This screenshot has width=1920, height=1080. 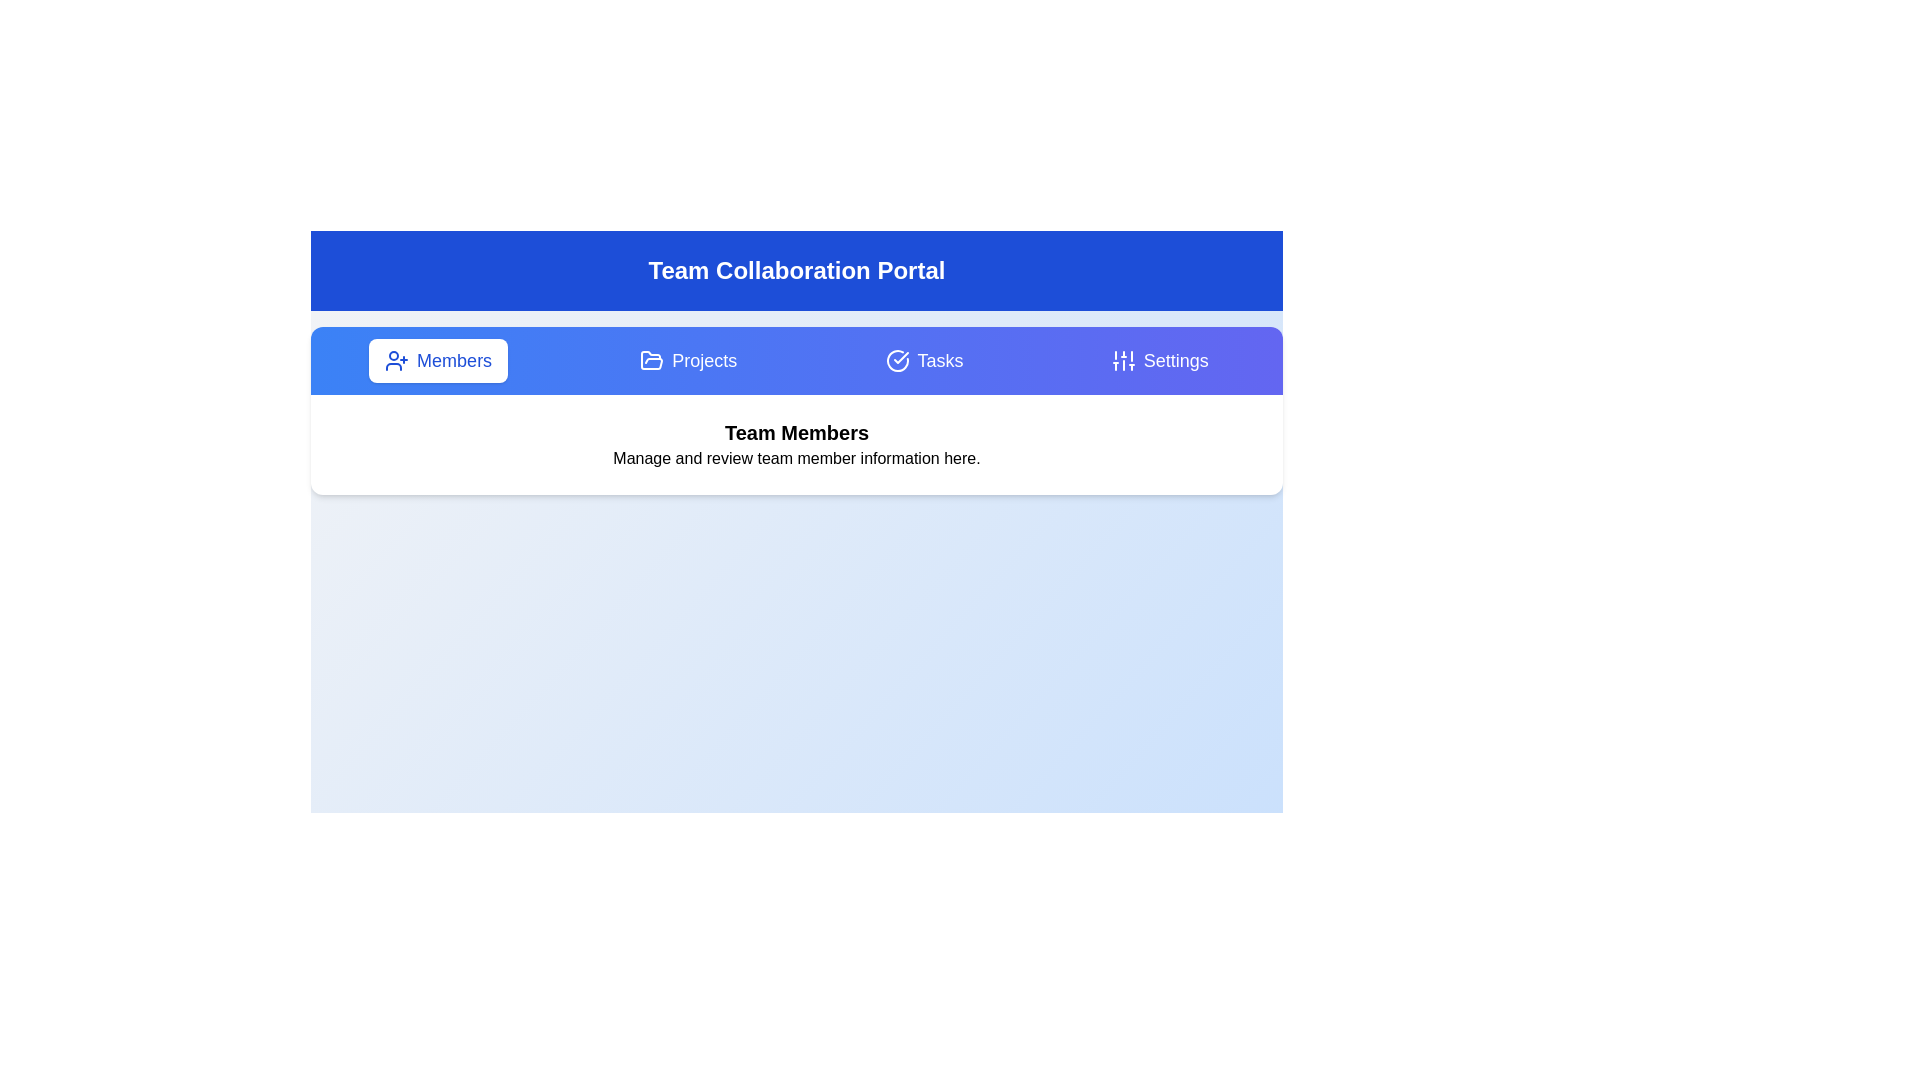 I want to click on the 'Tasks' button in the navigation bar, which features a circular check icon and a gradient blue to indigo background, so click(x=923, y=361).